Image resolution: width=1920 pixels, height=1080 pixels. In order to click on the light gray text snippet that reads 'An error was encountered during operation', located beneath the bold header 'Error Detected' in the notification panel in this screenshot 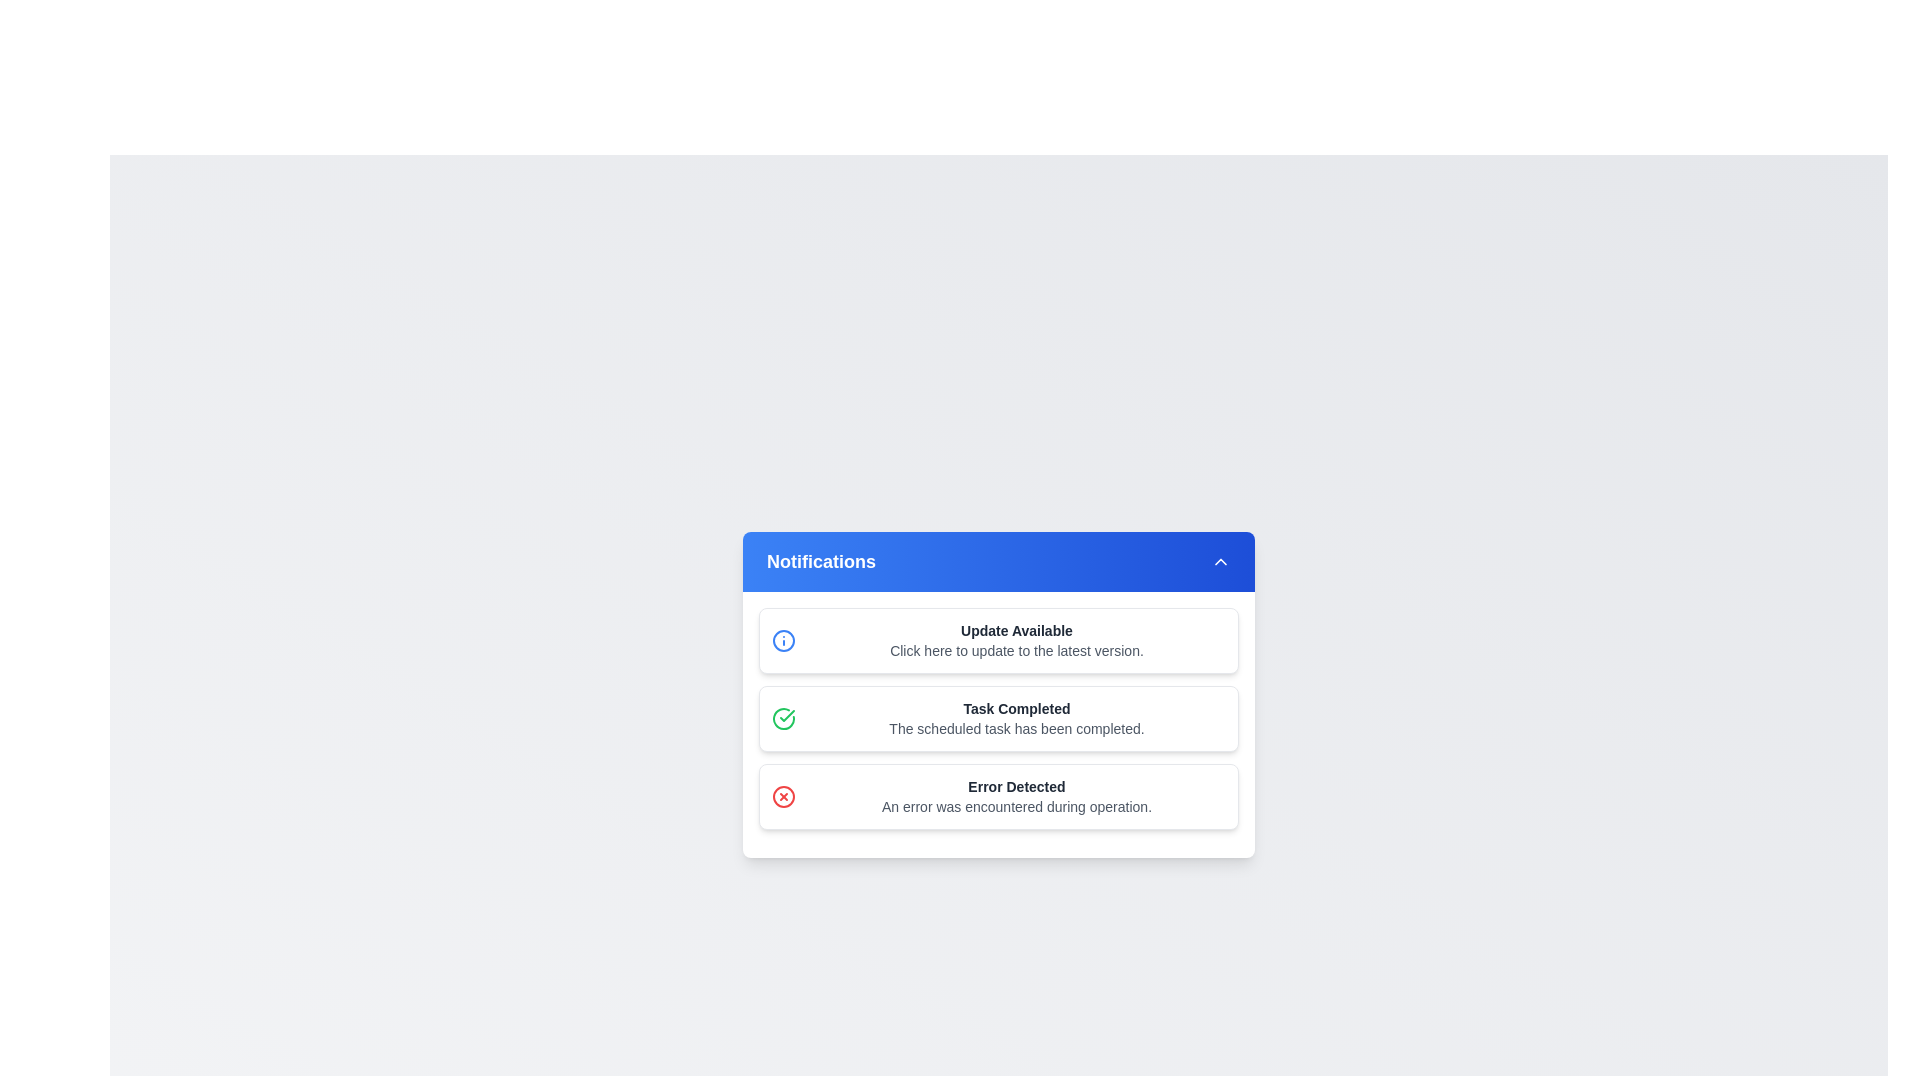, I will do `click(1017, 805)`.